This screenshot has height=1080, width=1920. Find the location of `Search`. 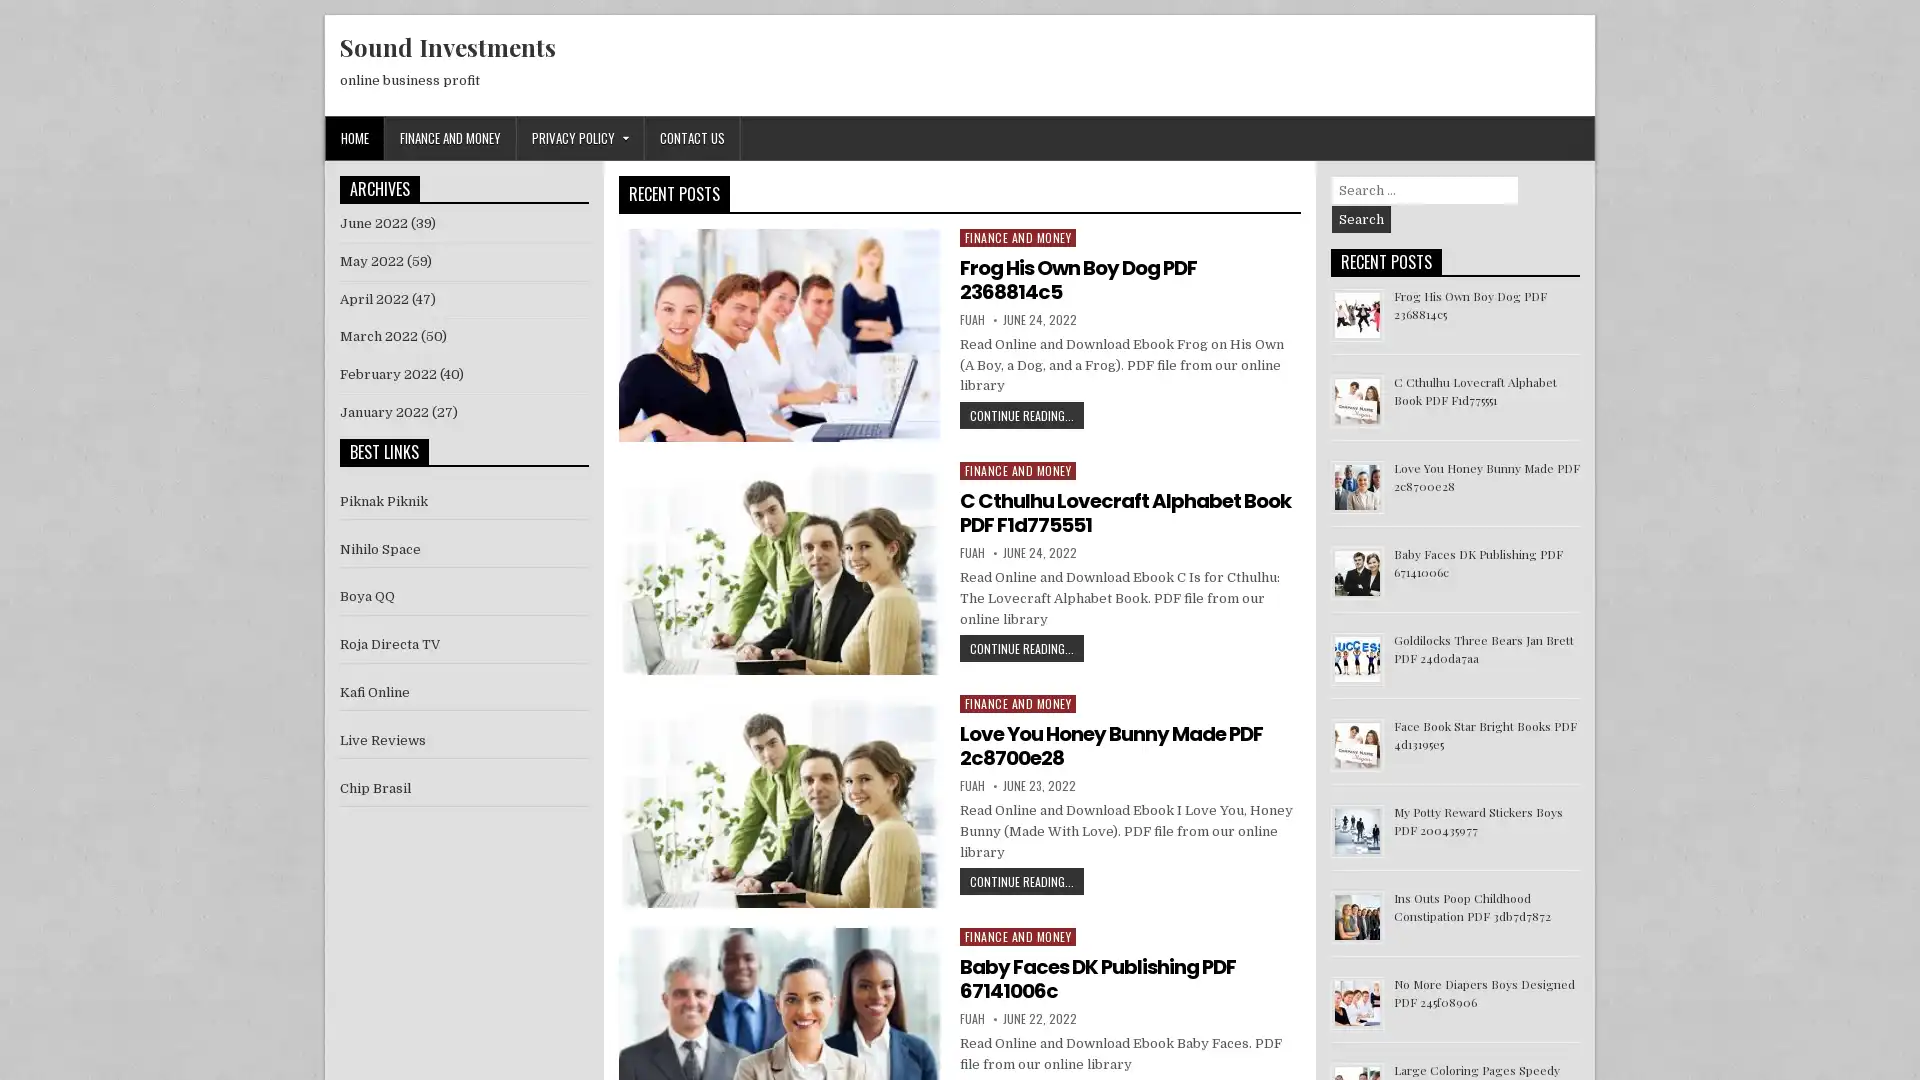

Search is located at coordinates (1360, 219).